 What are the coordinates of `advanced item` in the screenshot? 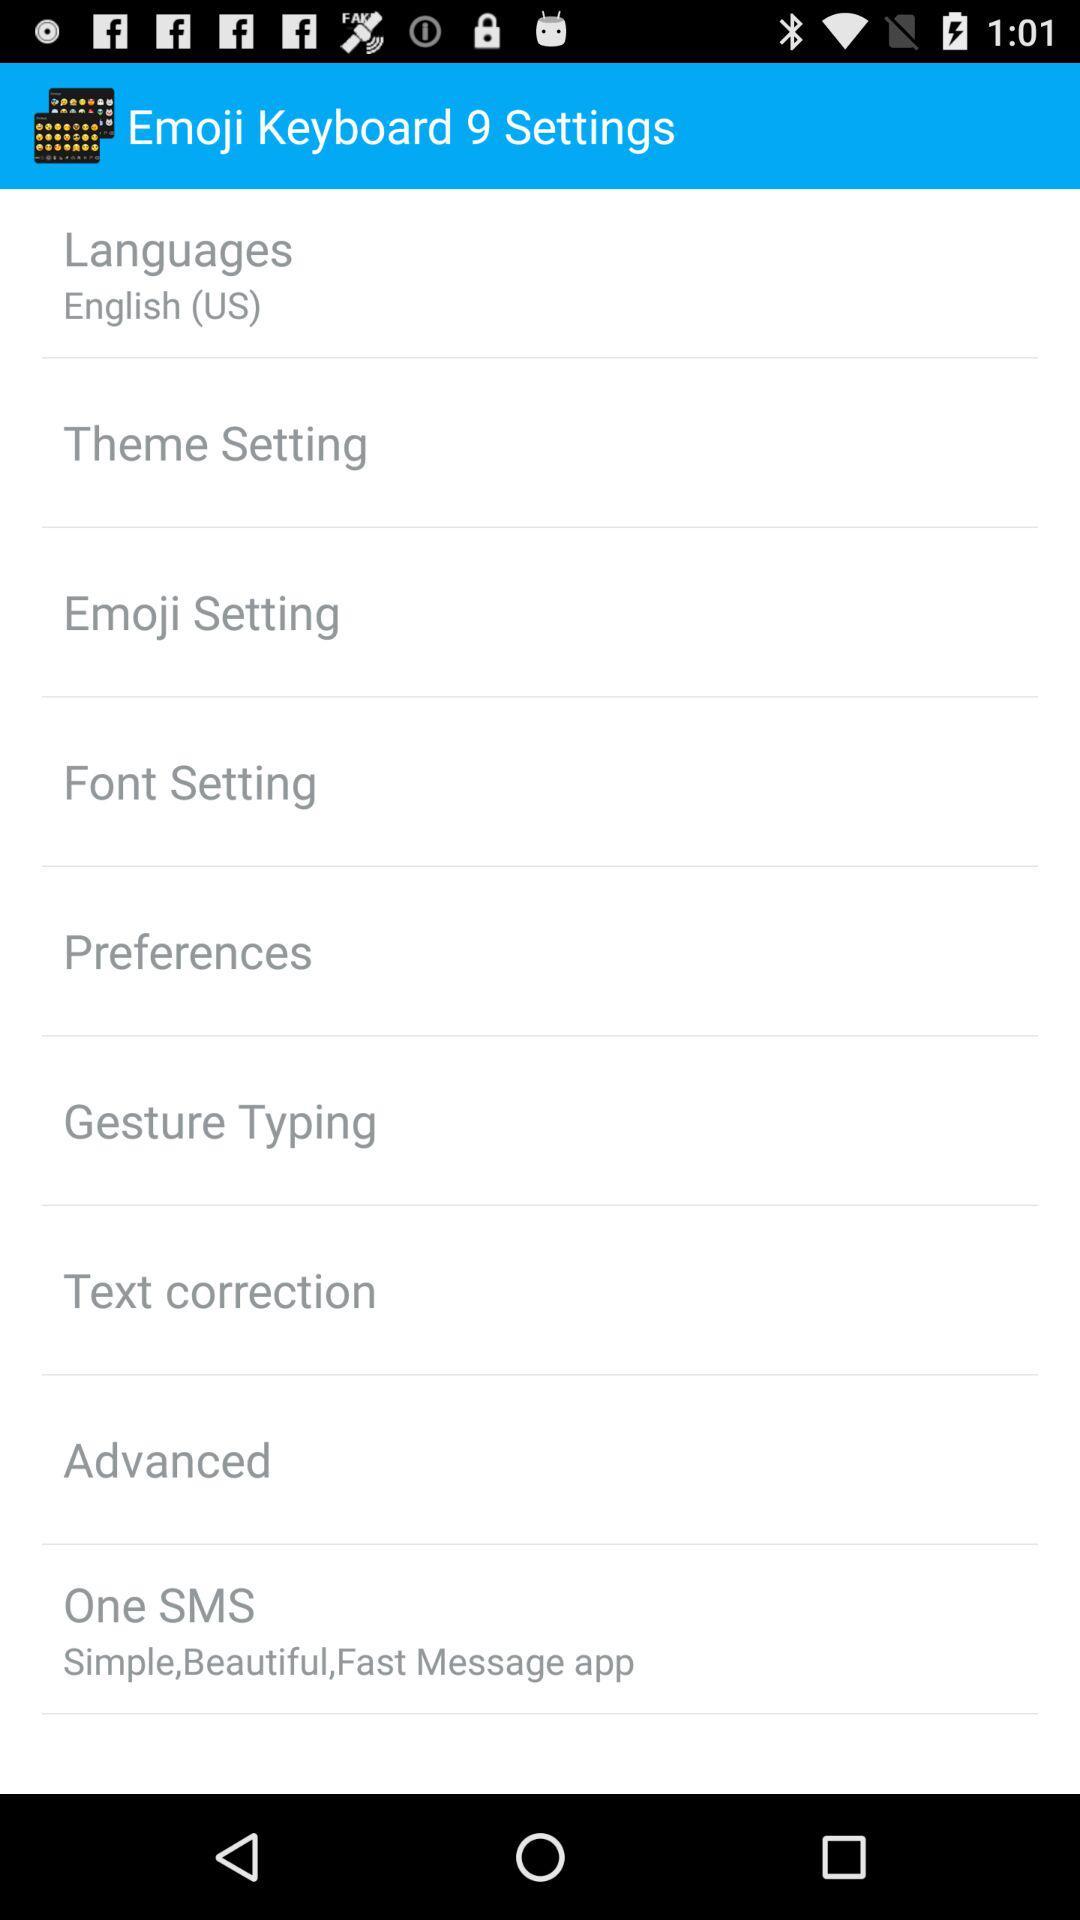 It's located at (166, 1459).